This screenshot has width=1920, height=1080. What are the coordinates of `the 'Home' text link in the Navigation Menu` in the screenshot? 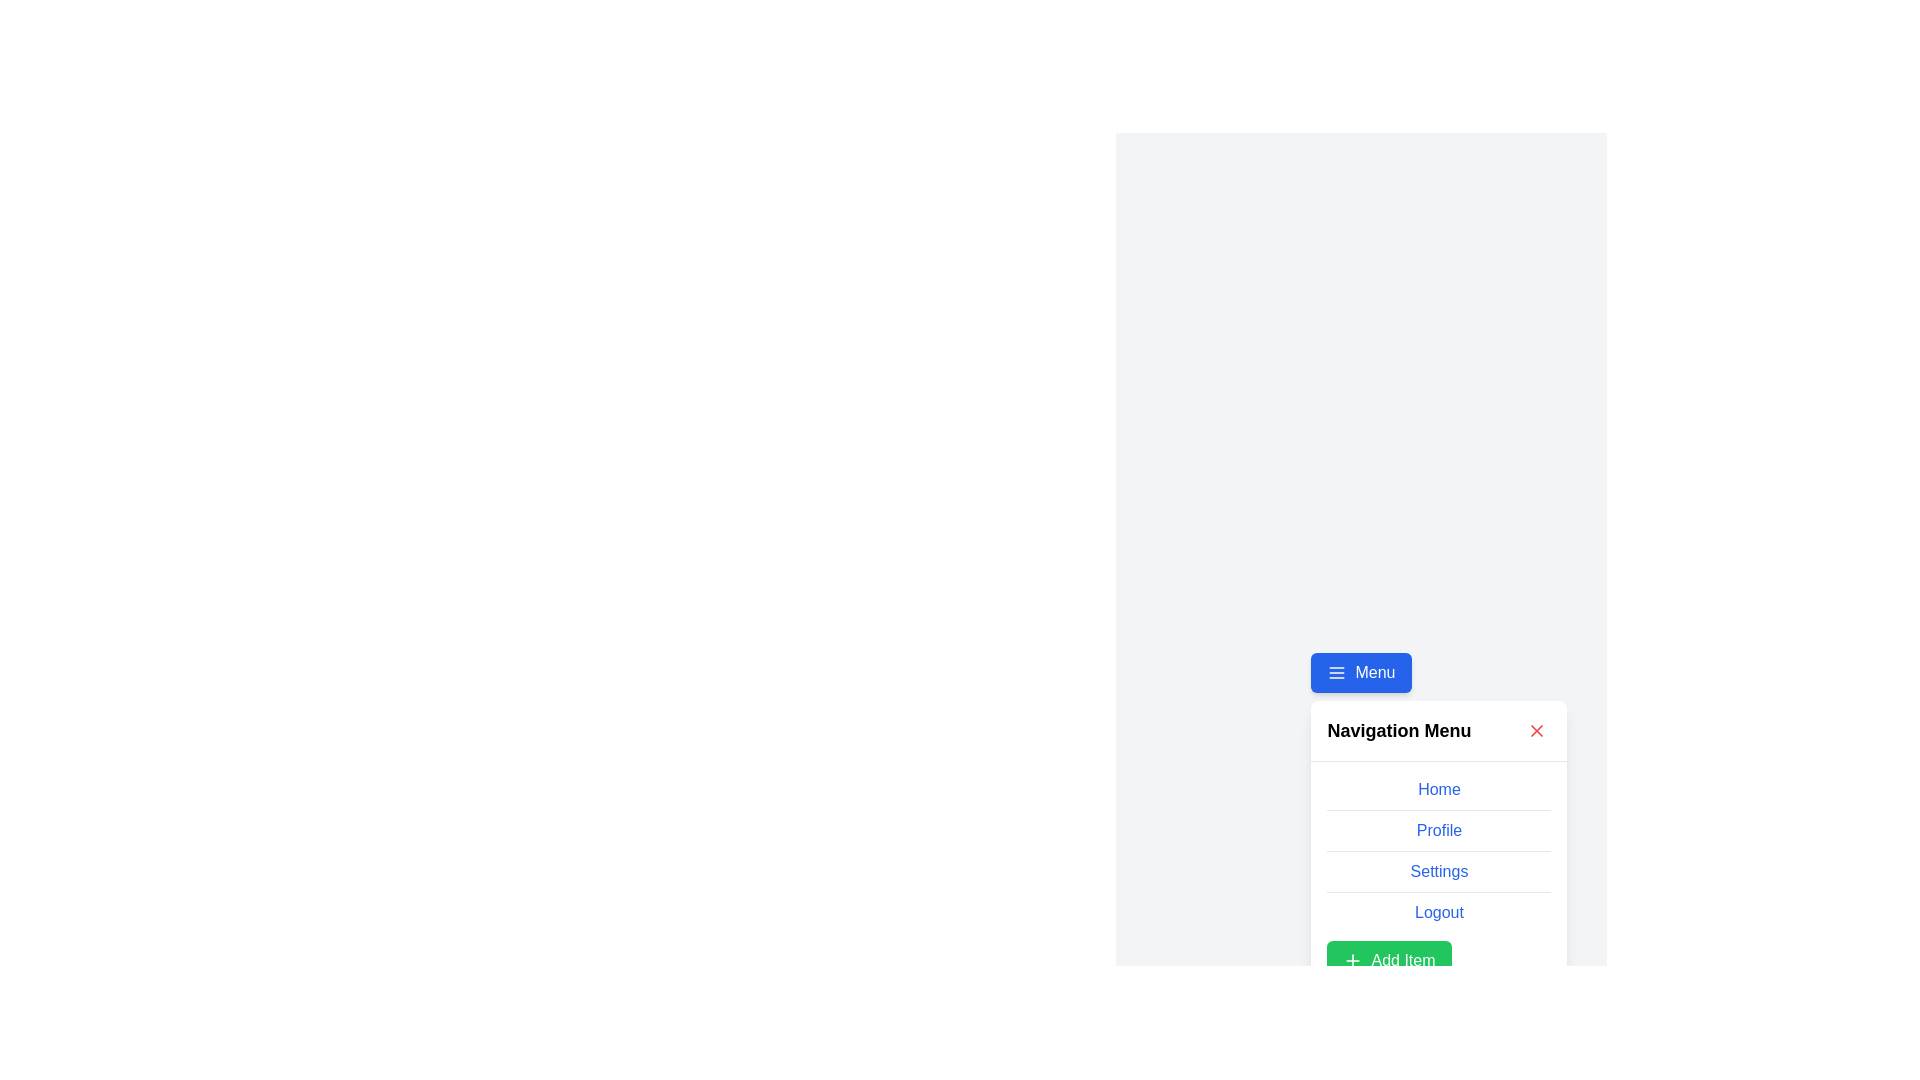 It's located at (1438, 788).